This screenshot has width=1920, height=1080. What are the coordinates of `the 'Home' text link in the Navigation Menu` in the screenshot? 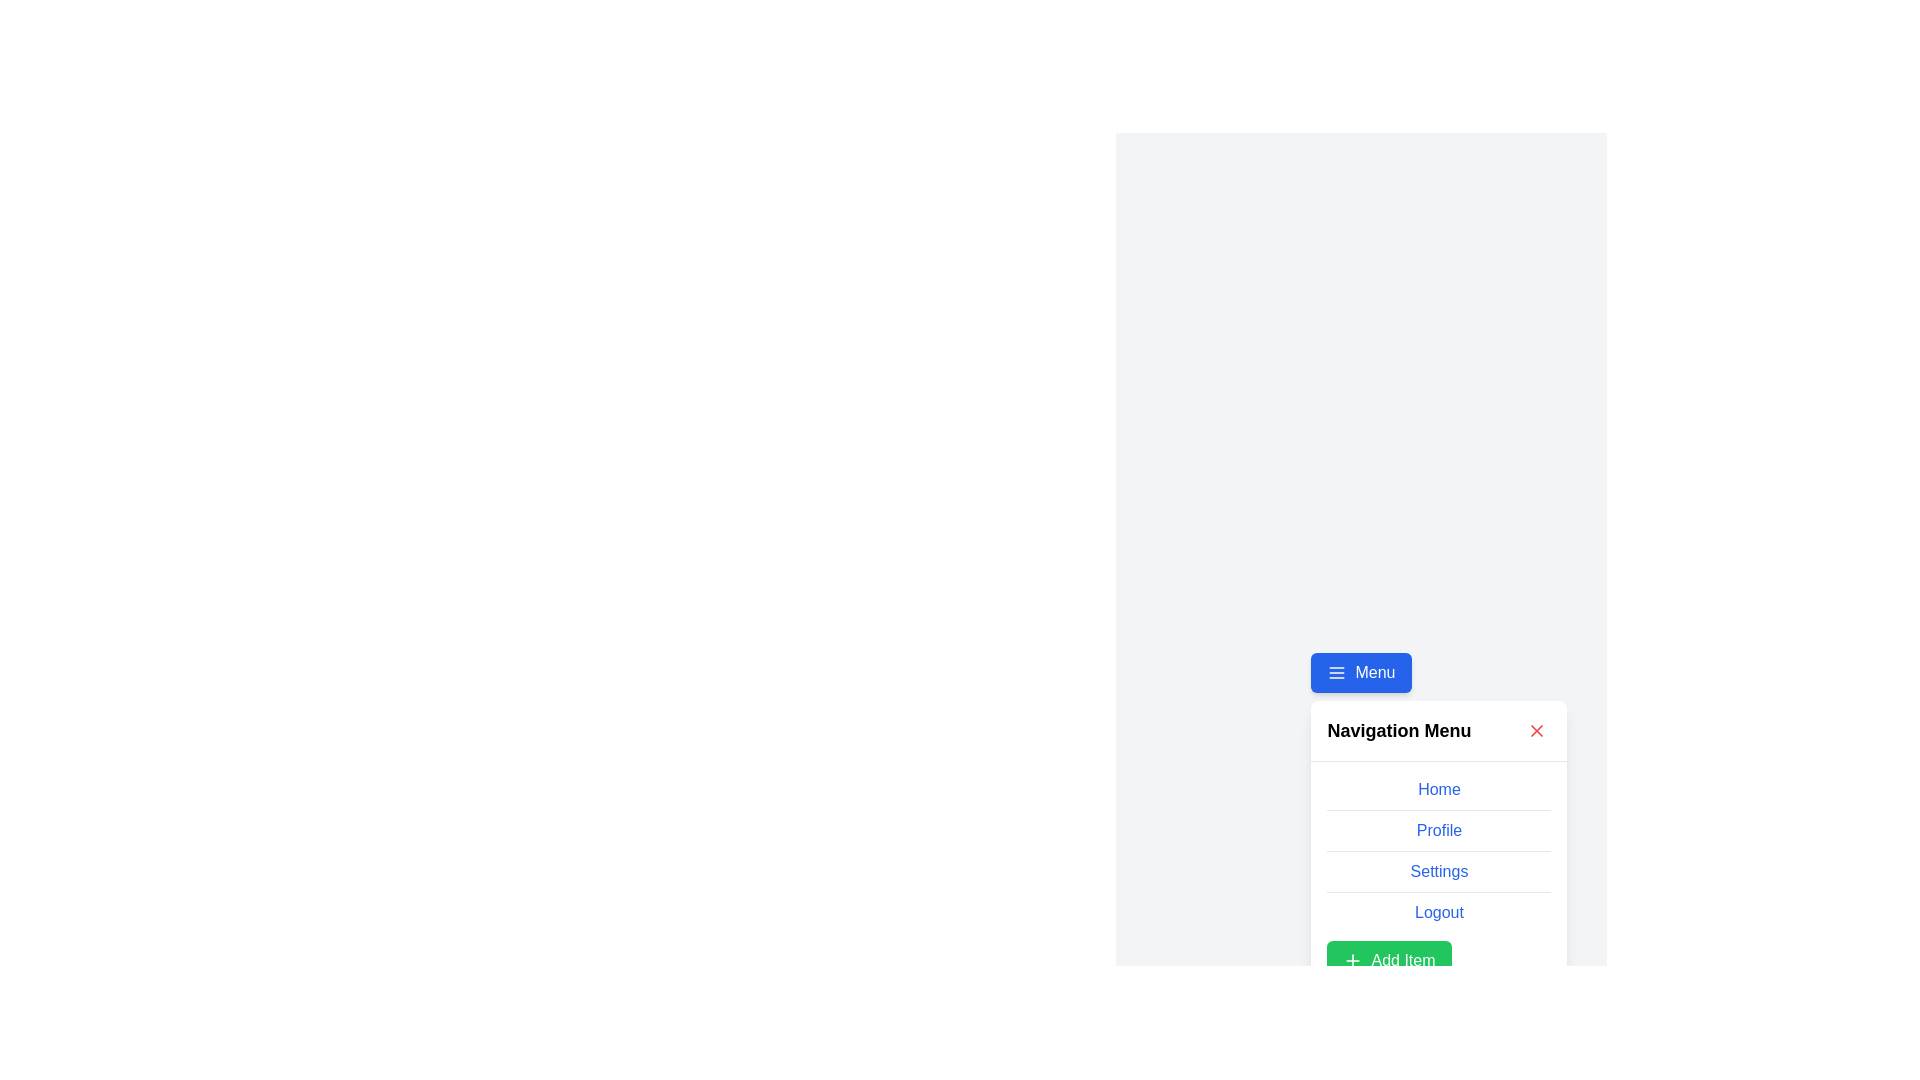 It's located at (1438, 788).